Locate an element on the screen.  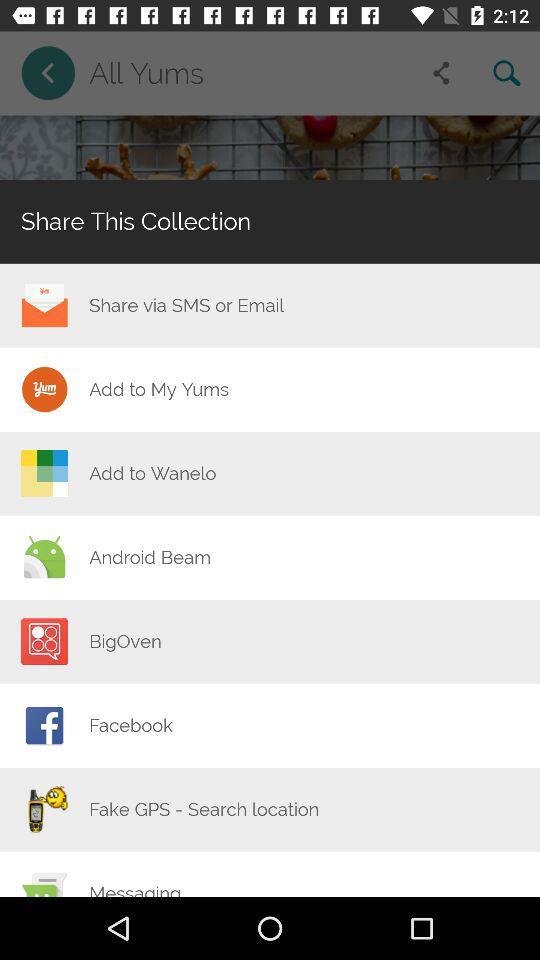
the icon below the bigoven is located at coordinates (131, 724).